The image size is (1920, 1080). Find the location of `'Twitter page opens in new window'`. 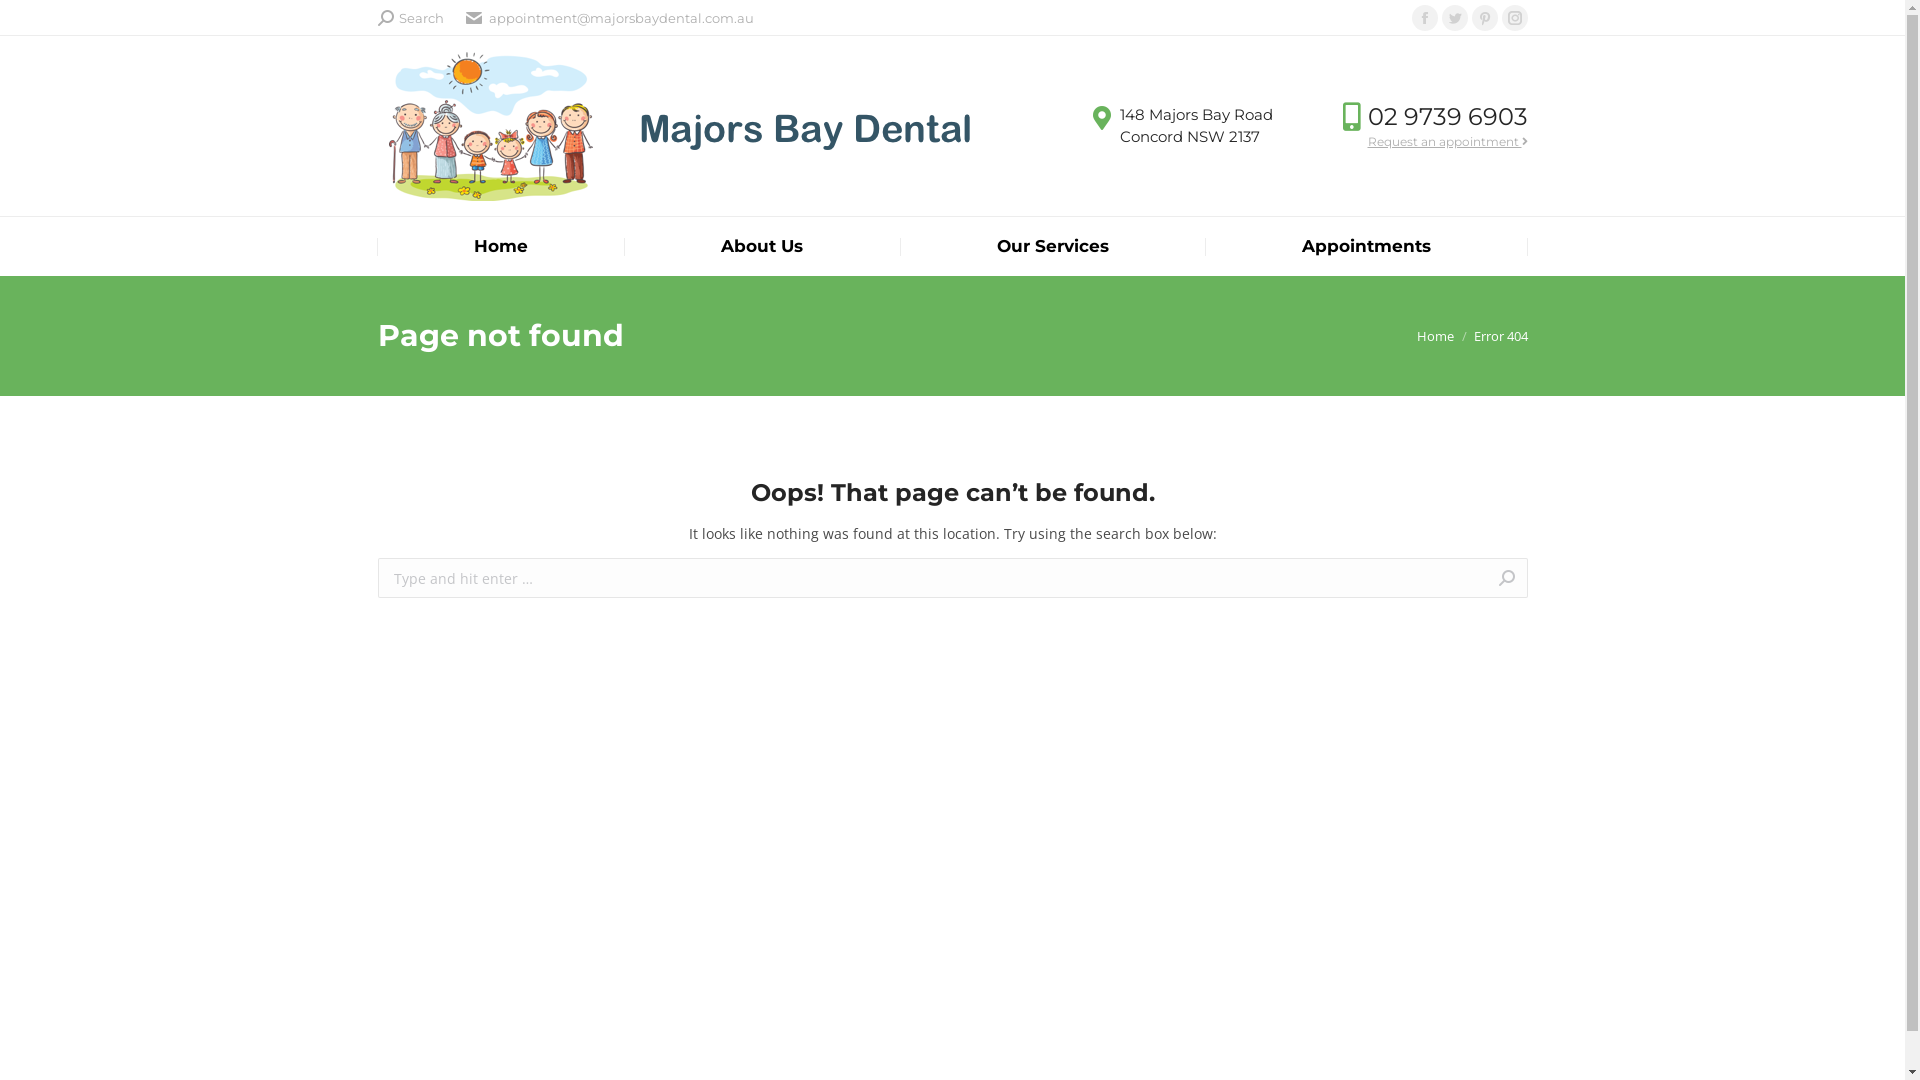

'Twitter page opens in new window' is located at coordinates (1454, 18).